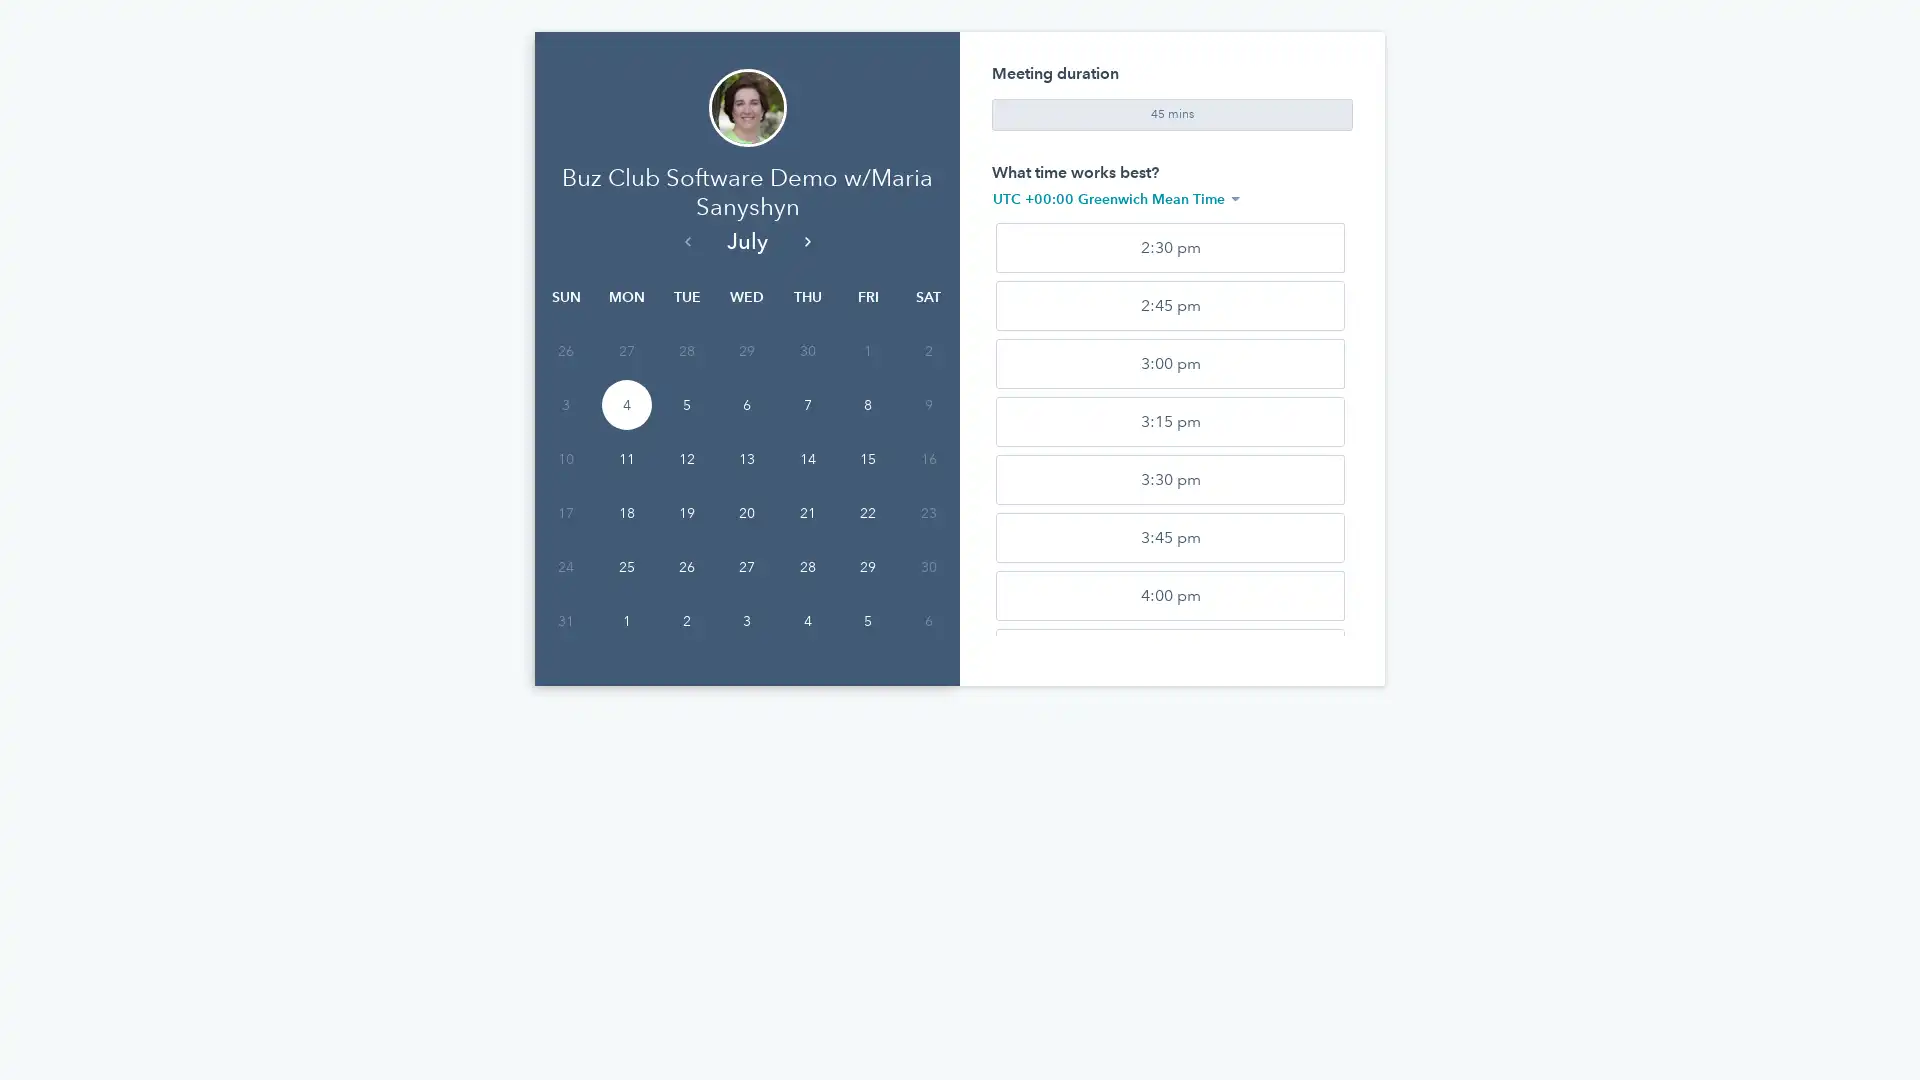 The image size is (1920, 1080). I want to click on July 14th, so click(806, 534).